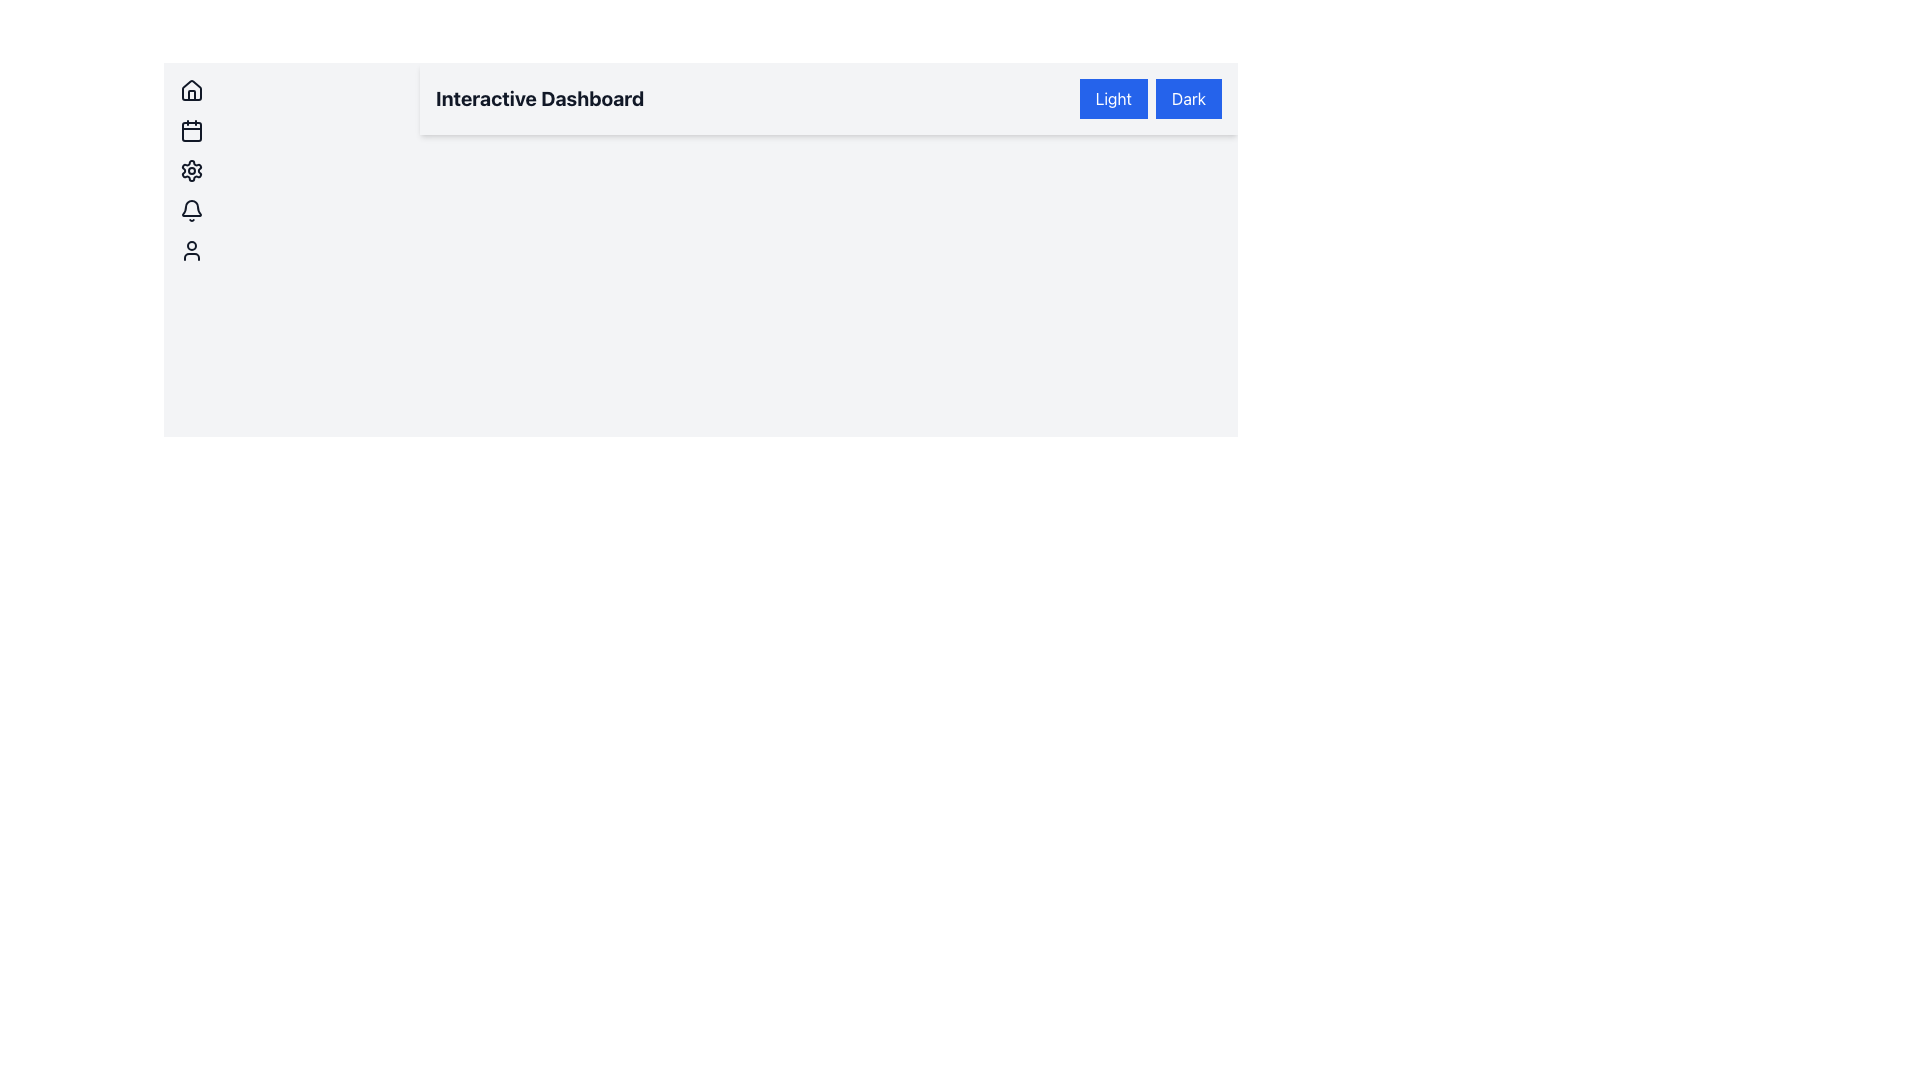  I want to click on the 'Dark' button with white text on a blue background, so click(1189, 99).